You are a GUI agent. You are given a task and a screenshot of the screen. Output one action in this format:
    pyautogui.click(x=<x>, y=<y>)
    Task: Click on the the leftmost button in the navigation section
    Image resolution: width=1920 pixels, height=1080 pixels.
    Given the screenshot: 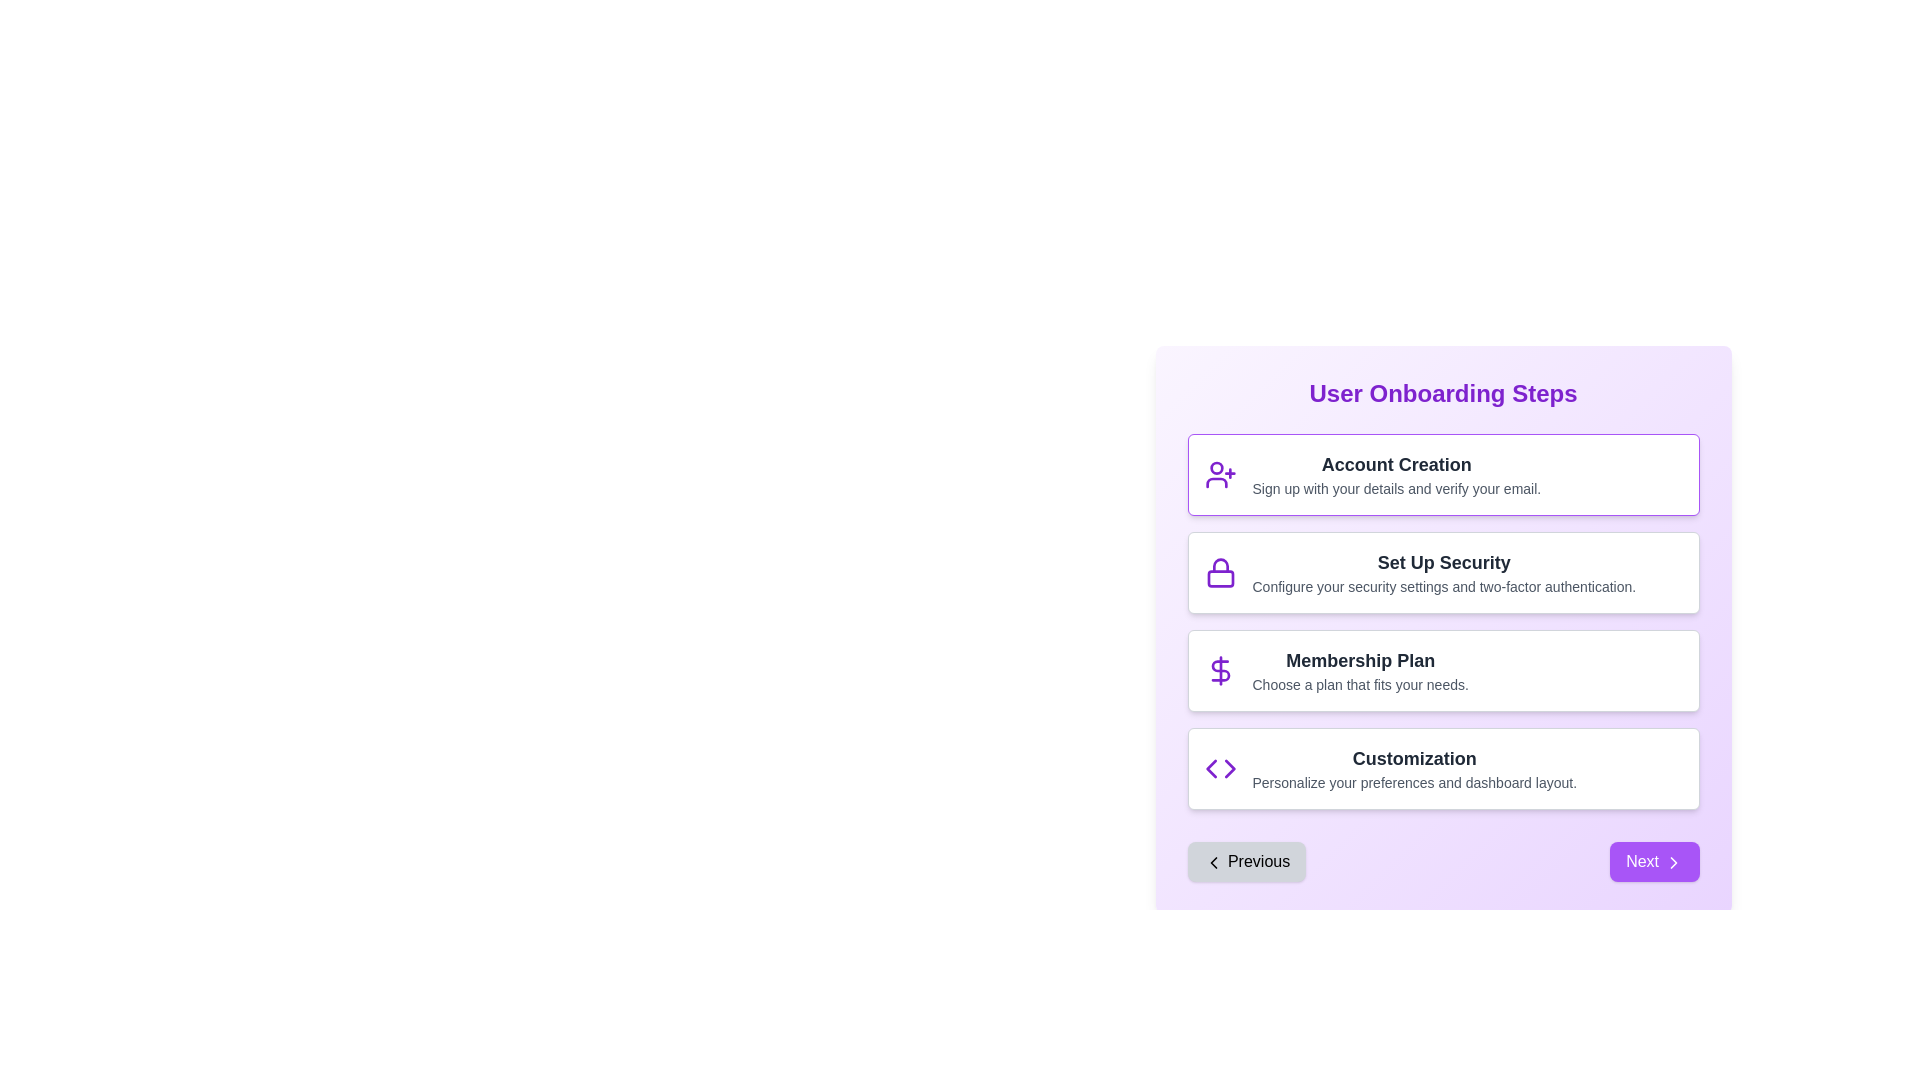 What is the action you would take?
    pyautogui.click(x=1245, y=860)
    